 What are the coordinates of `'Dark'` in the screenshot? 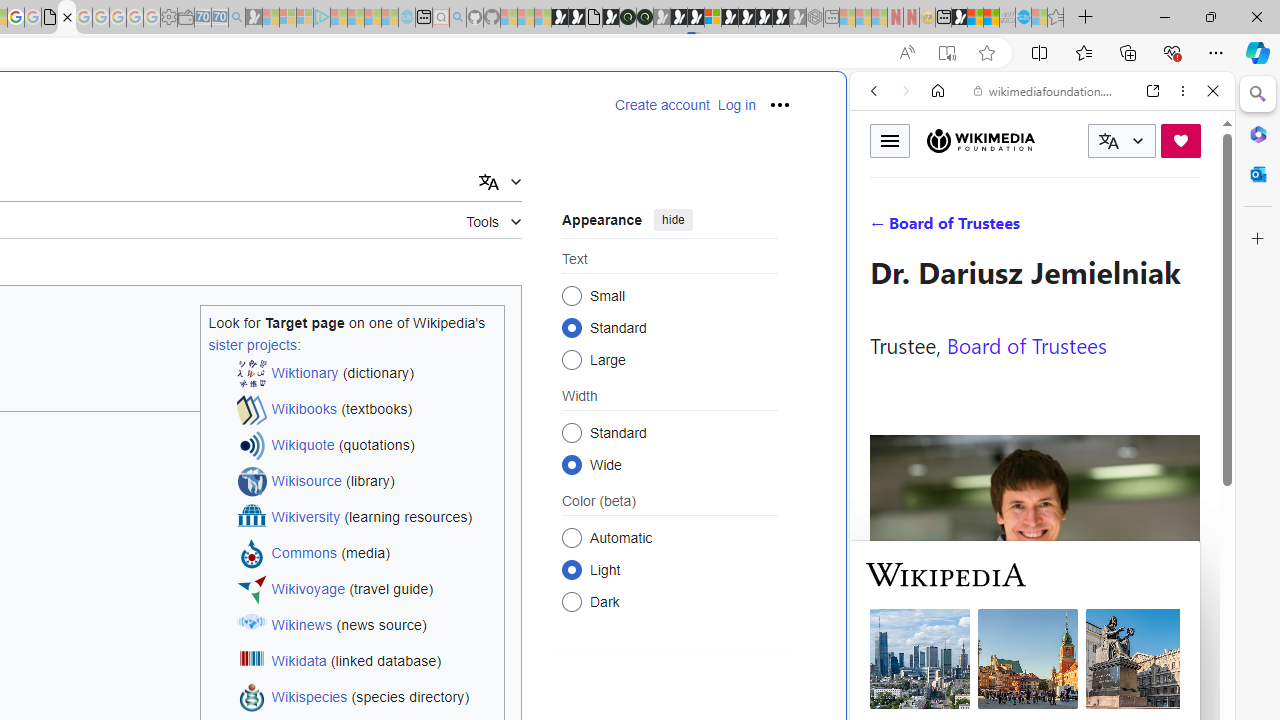 It's located at (571, 600).